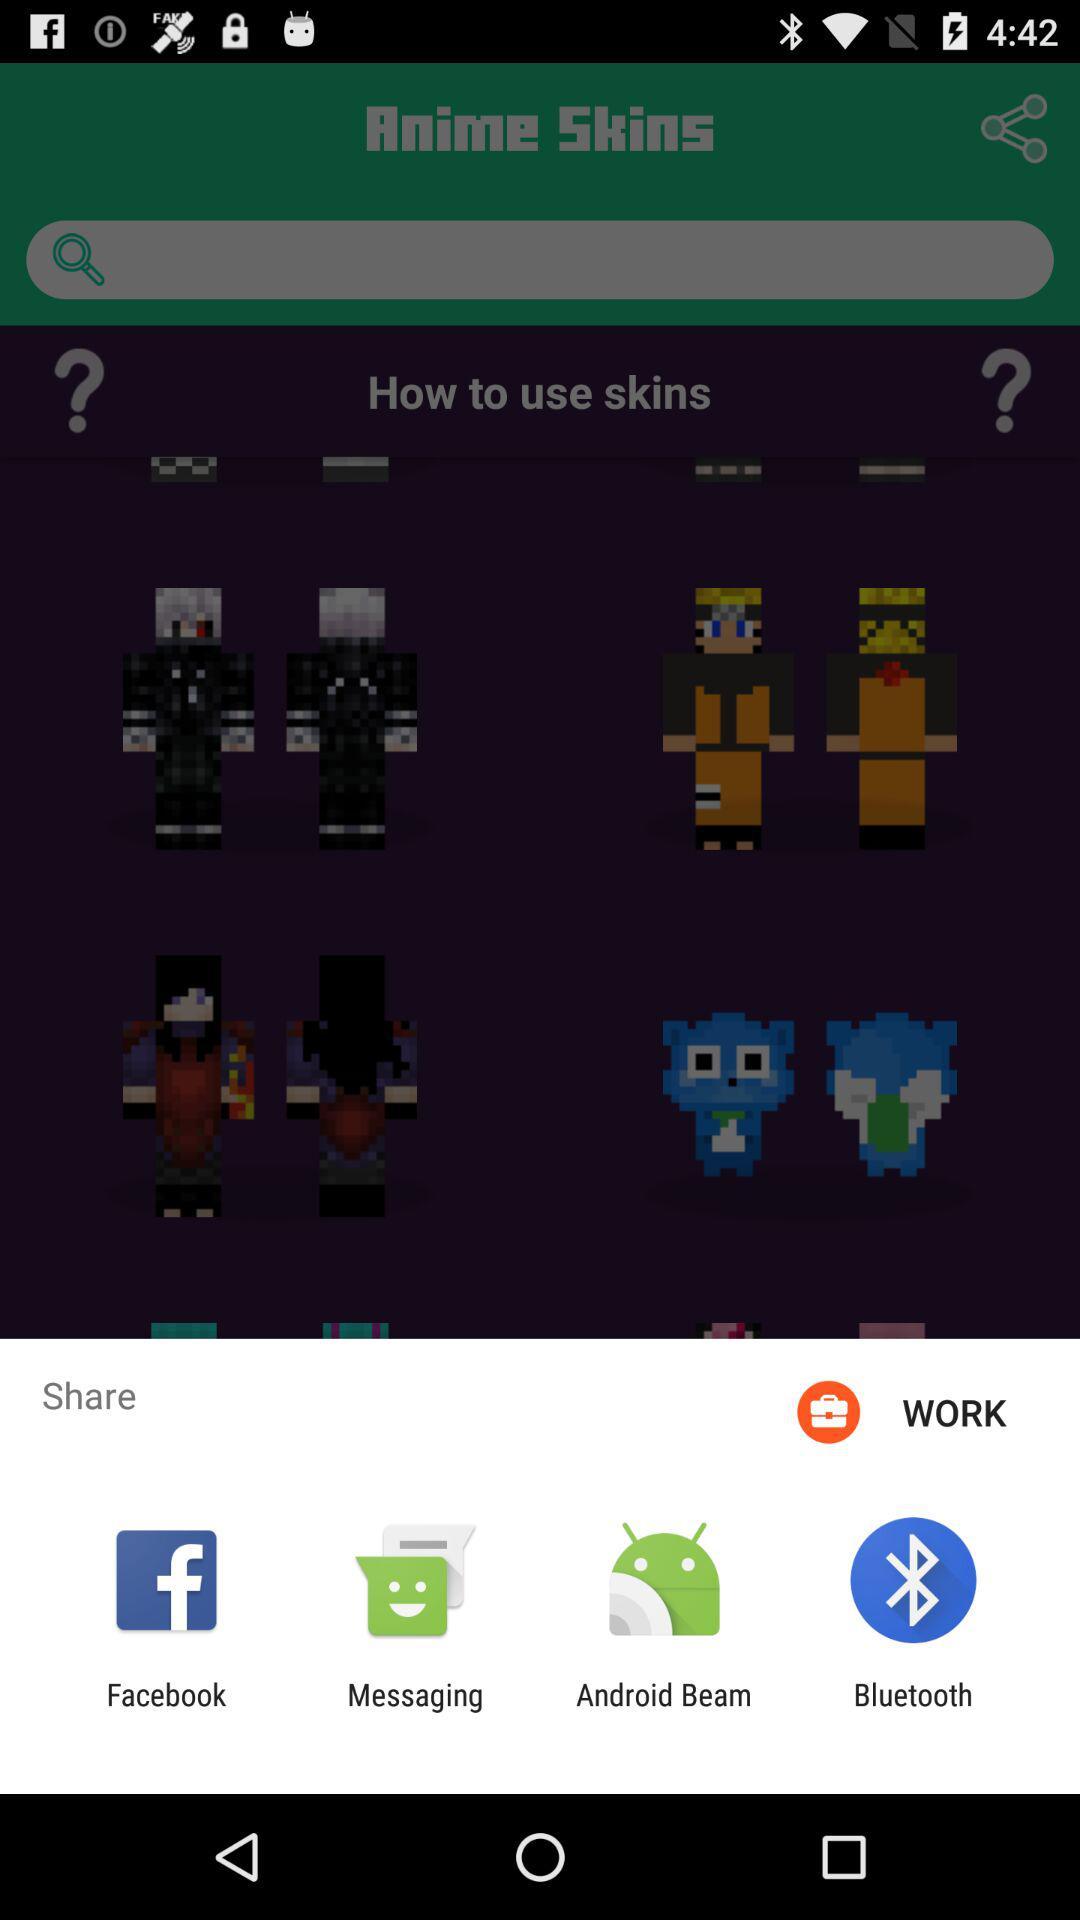  I want to click on the item to the left of the messaging item, so click(165, 1711).